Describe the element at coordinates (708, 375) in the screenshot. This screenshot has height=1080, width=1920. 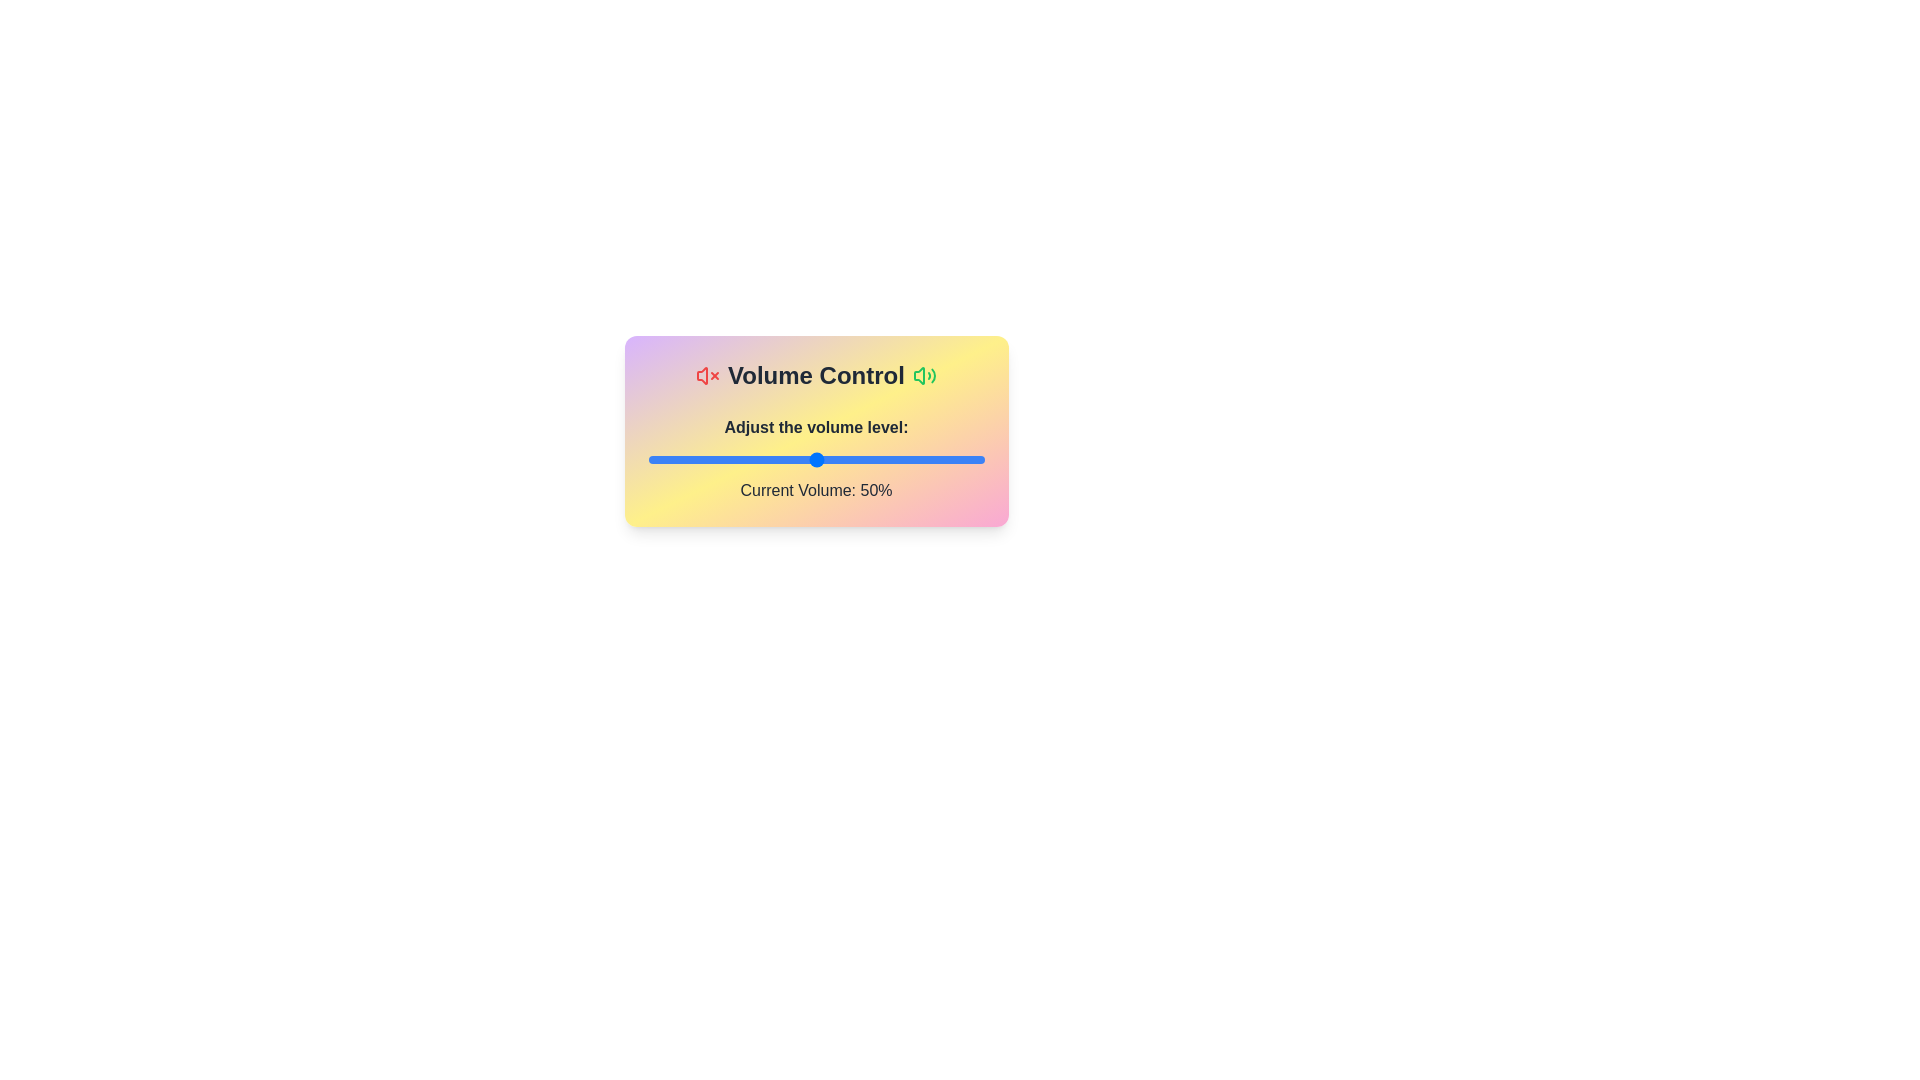
I see `the mute volume icon` at that location.